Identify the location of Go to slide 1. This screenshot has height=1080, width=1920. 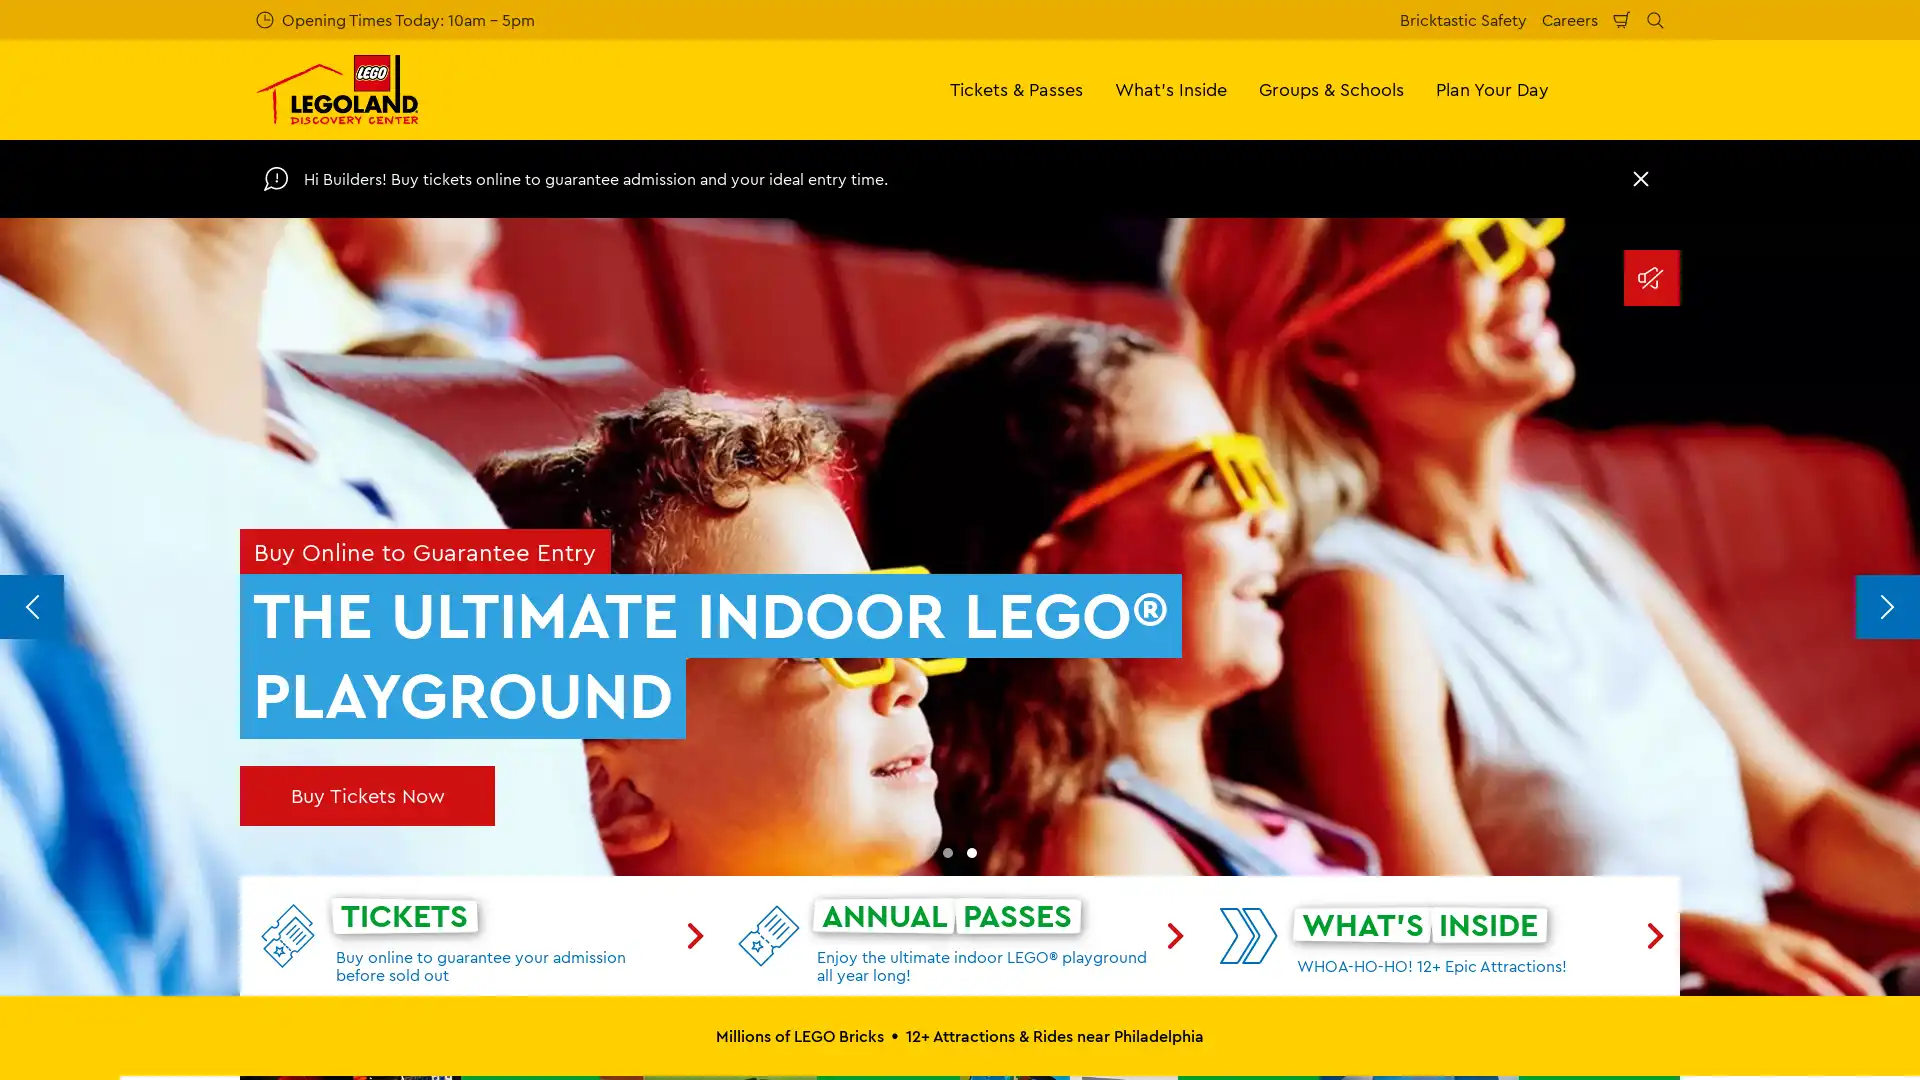
(947, 852).